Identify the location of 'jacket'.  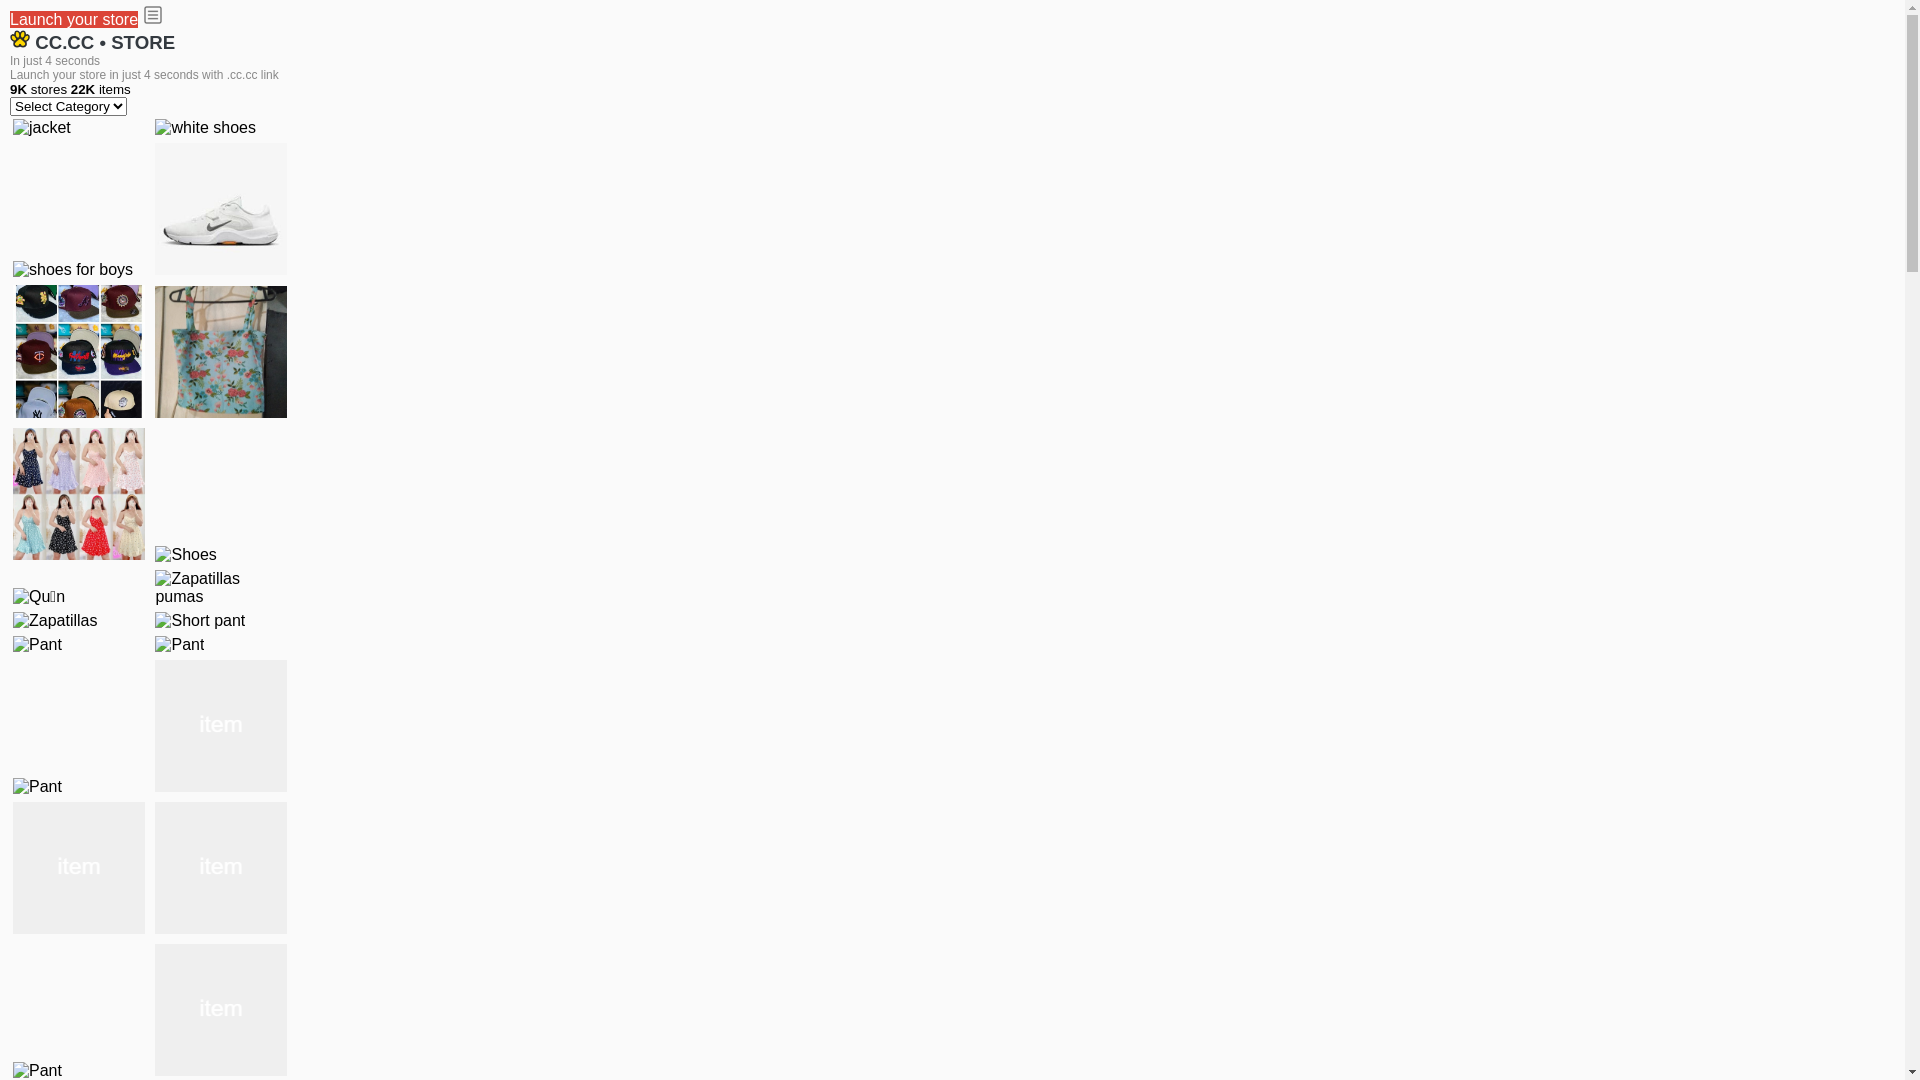
(13, 127).